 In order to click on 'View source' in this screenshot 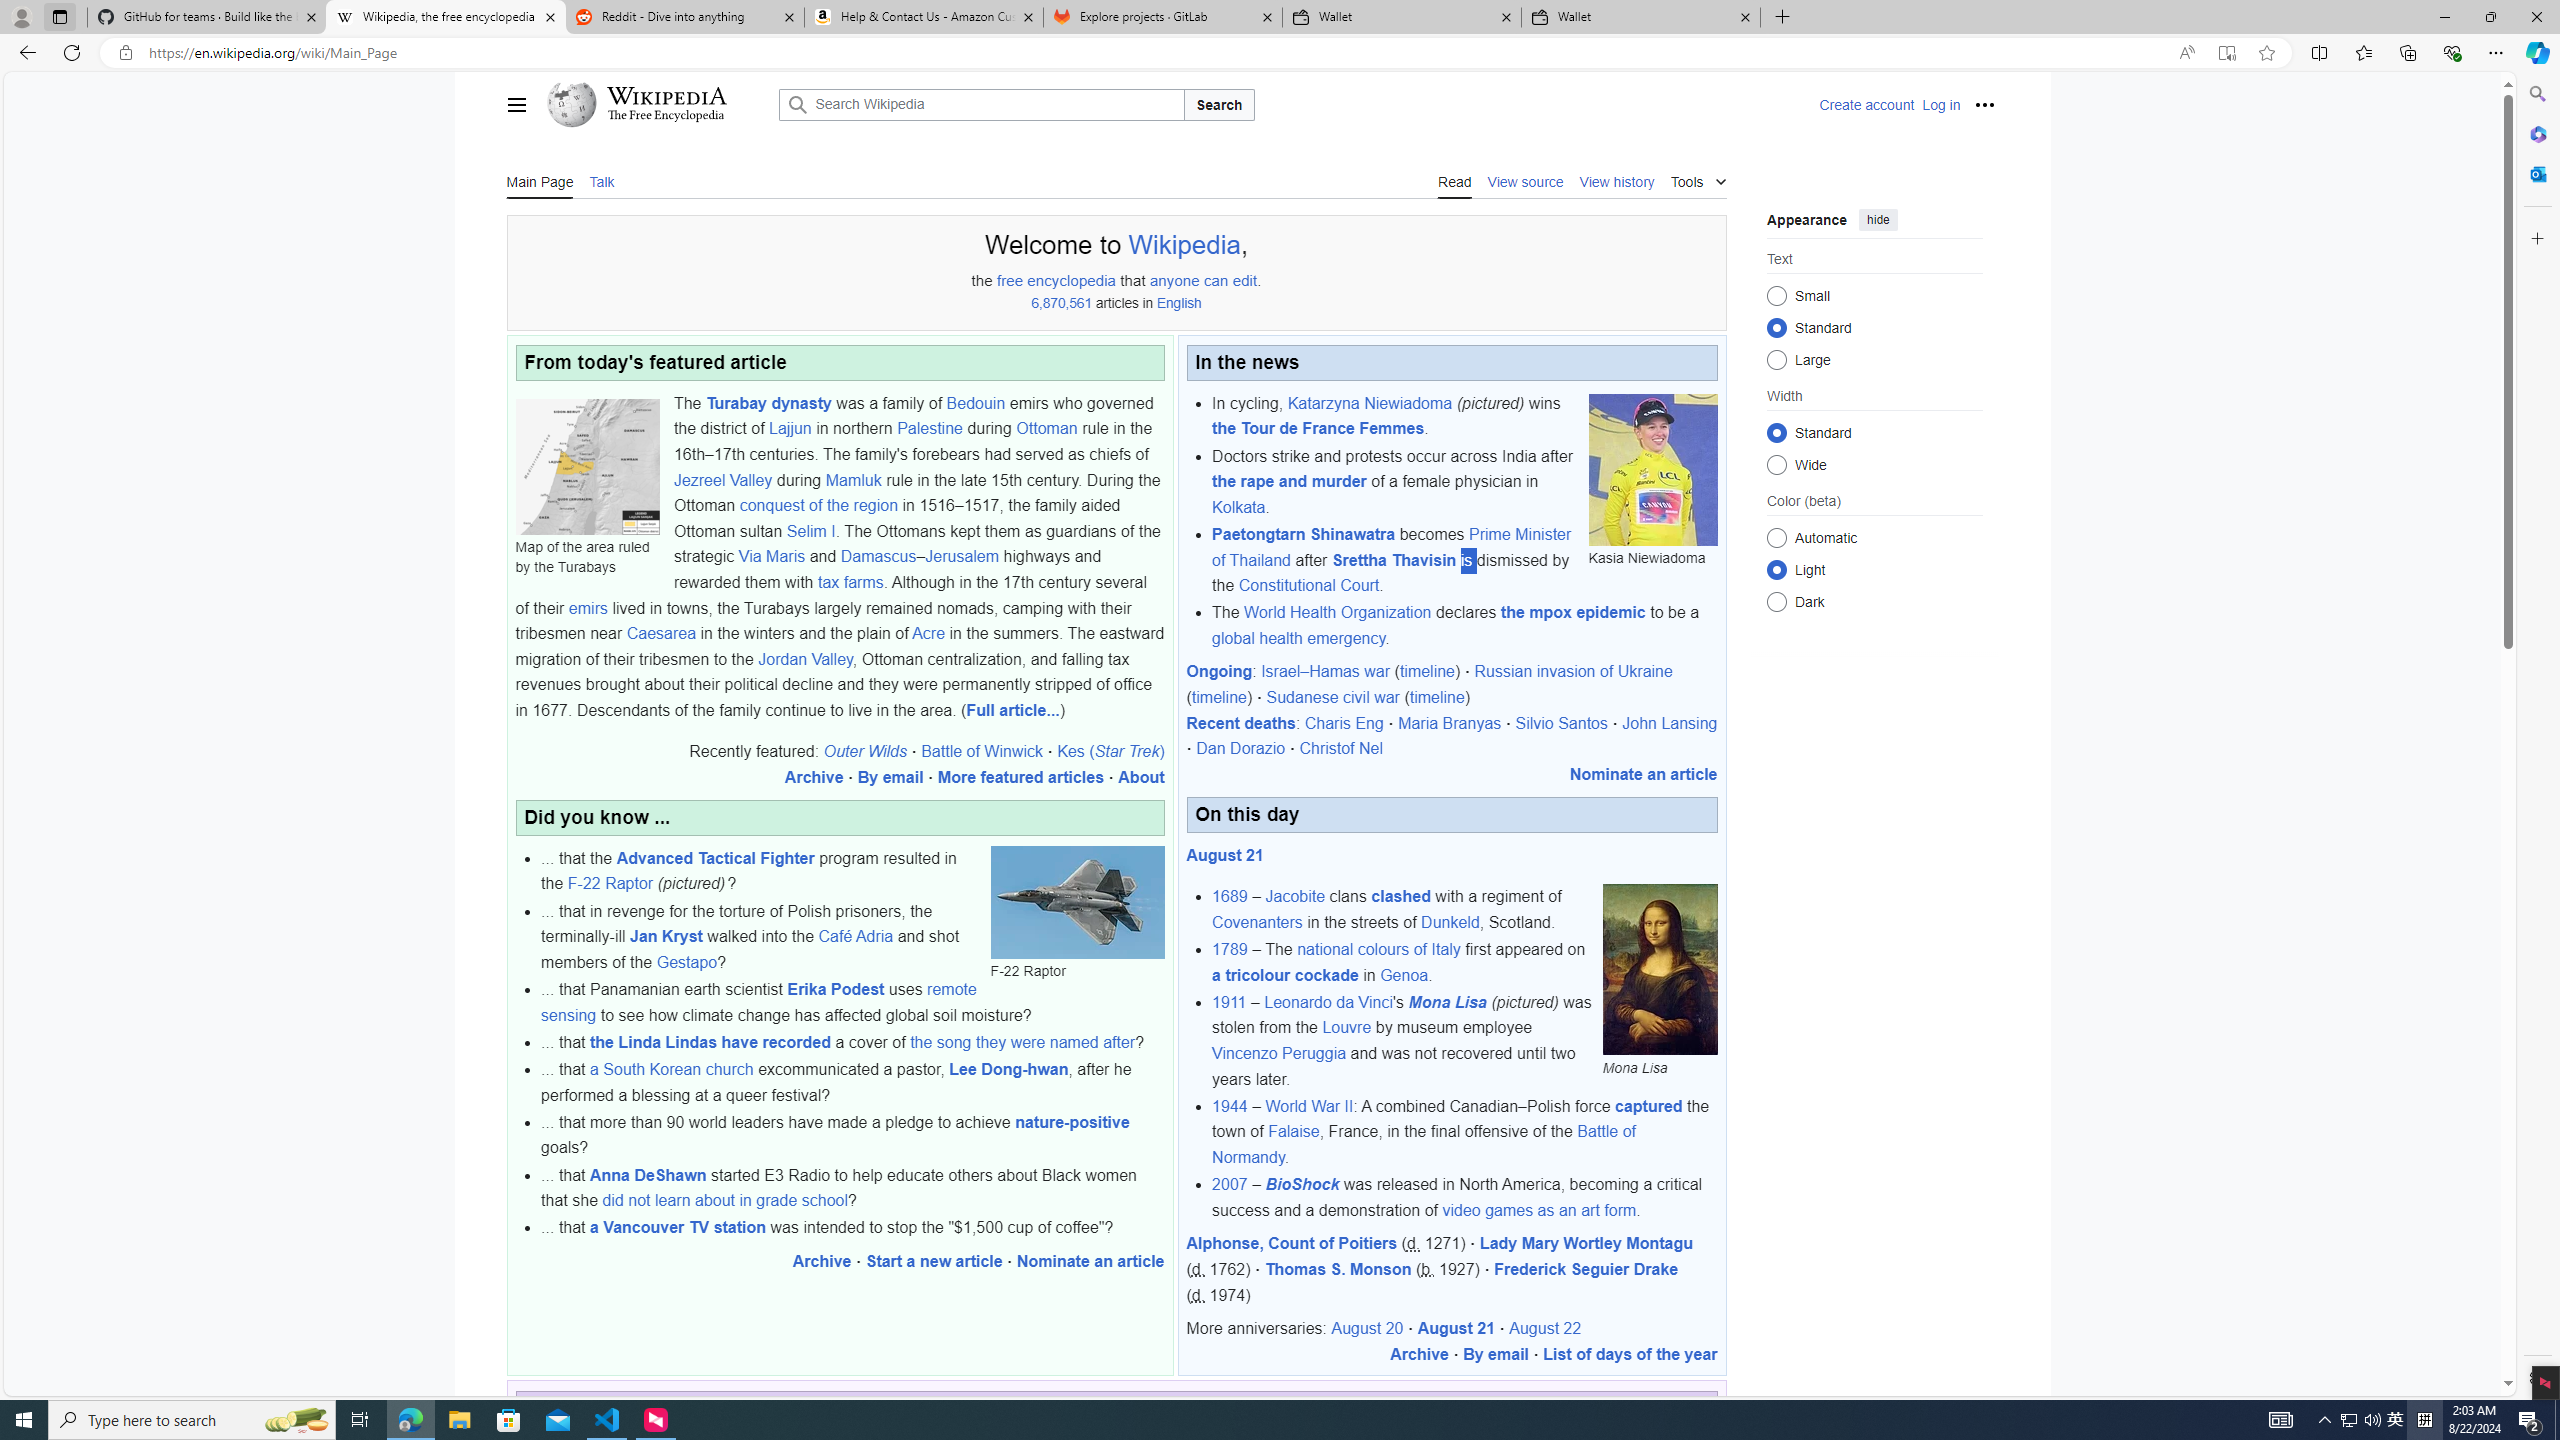, I will do `click(1524, 180)`.